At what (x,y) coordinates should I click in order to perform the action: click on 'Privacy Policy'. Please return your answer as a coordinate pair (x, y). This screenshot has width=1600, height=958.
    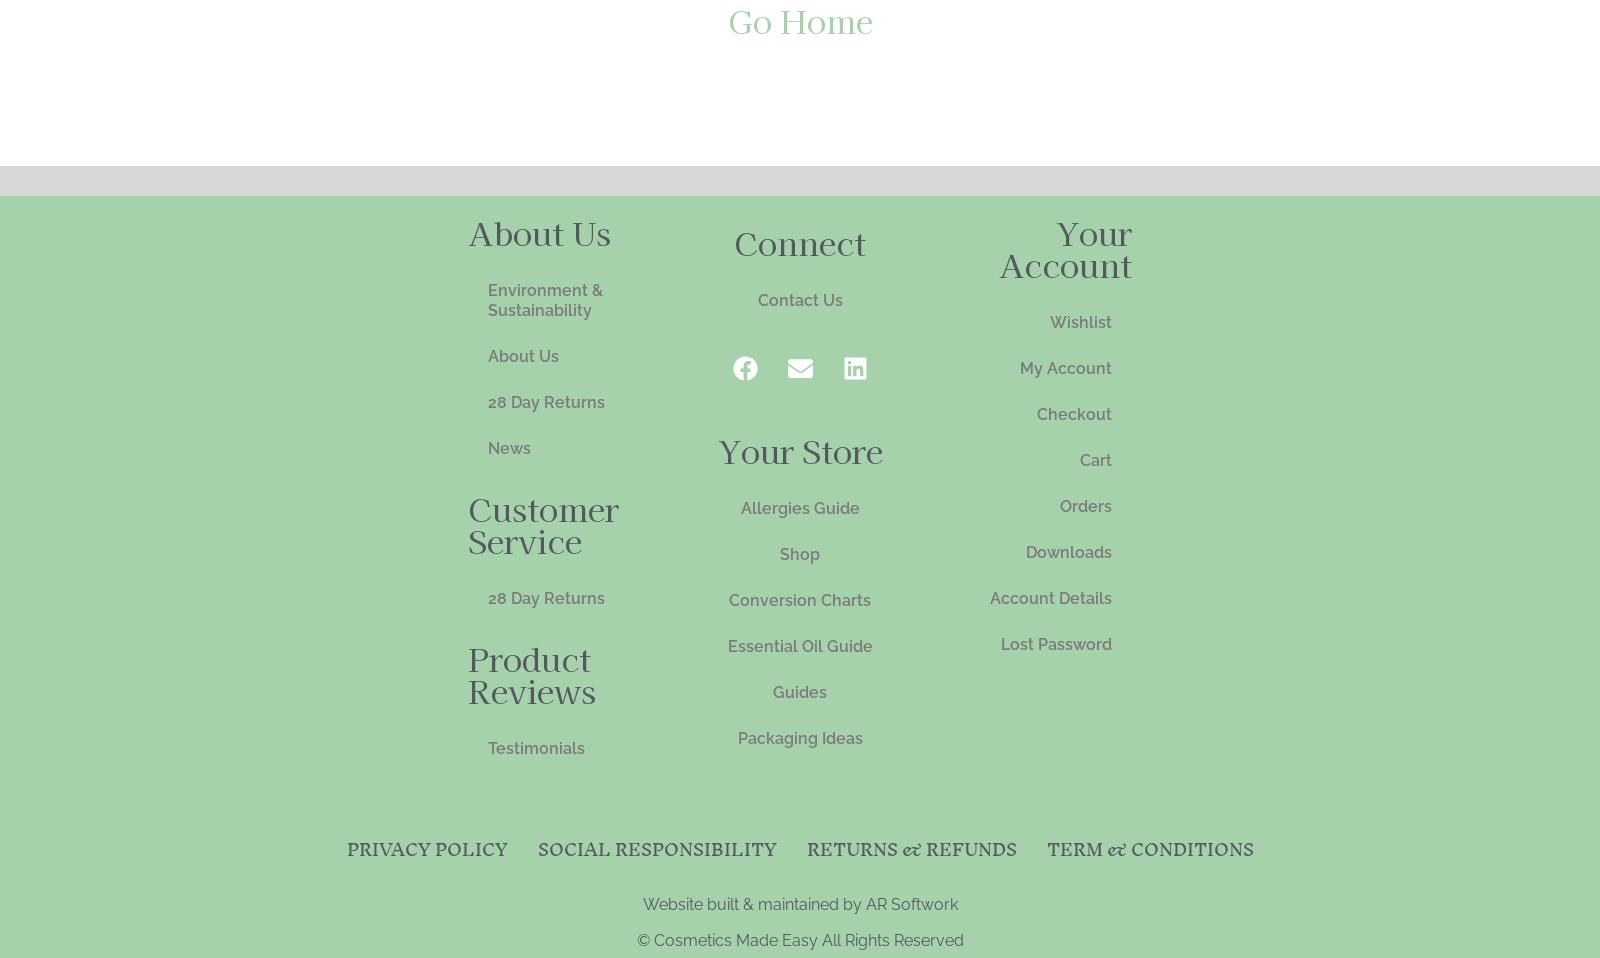
    Looking at the image, I should click on (425, 847).